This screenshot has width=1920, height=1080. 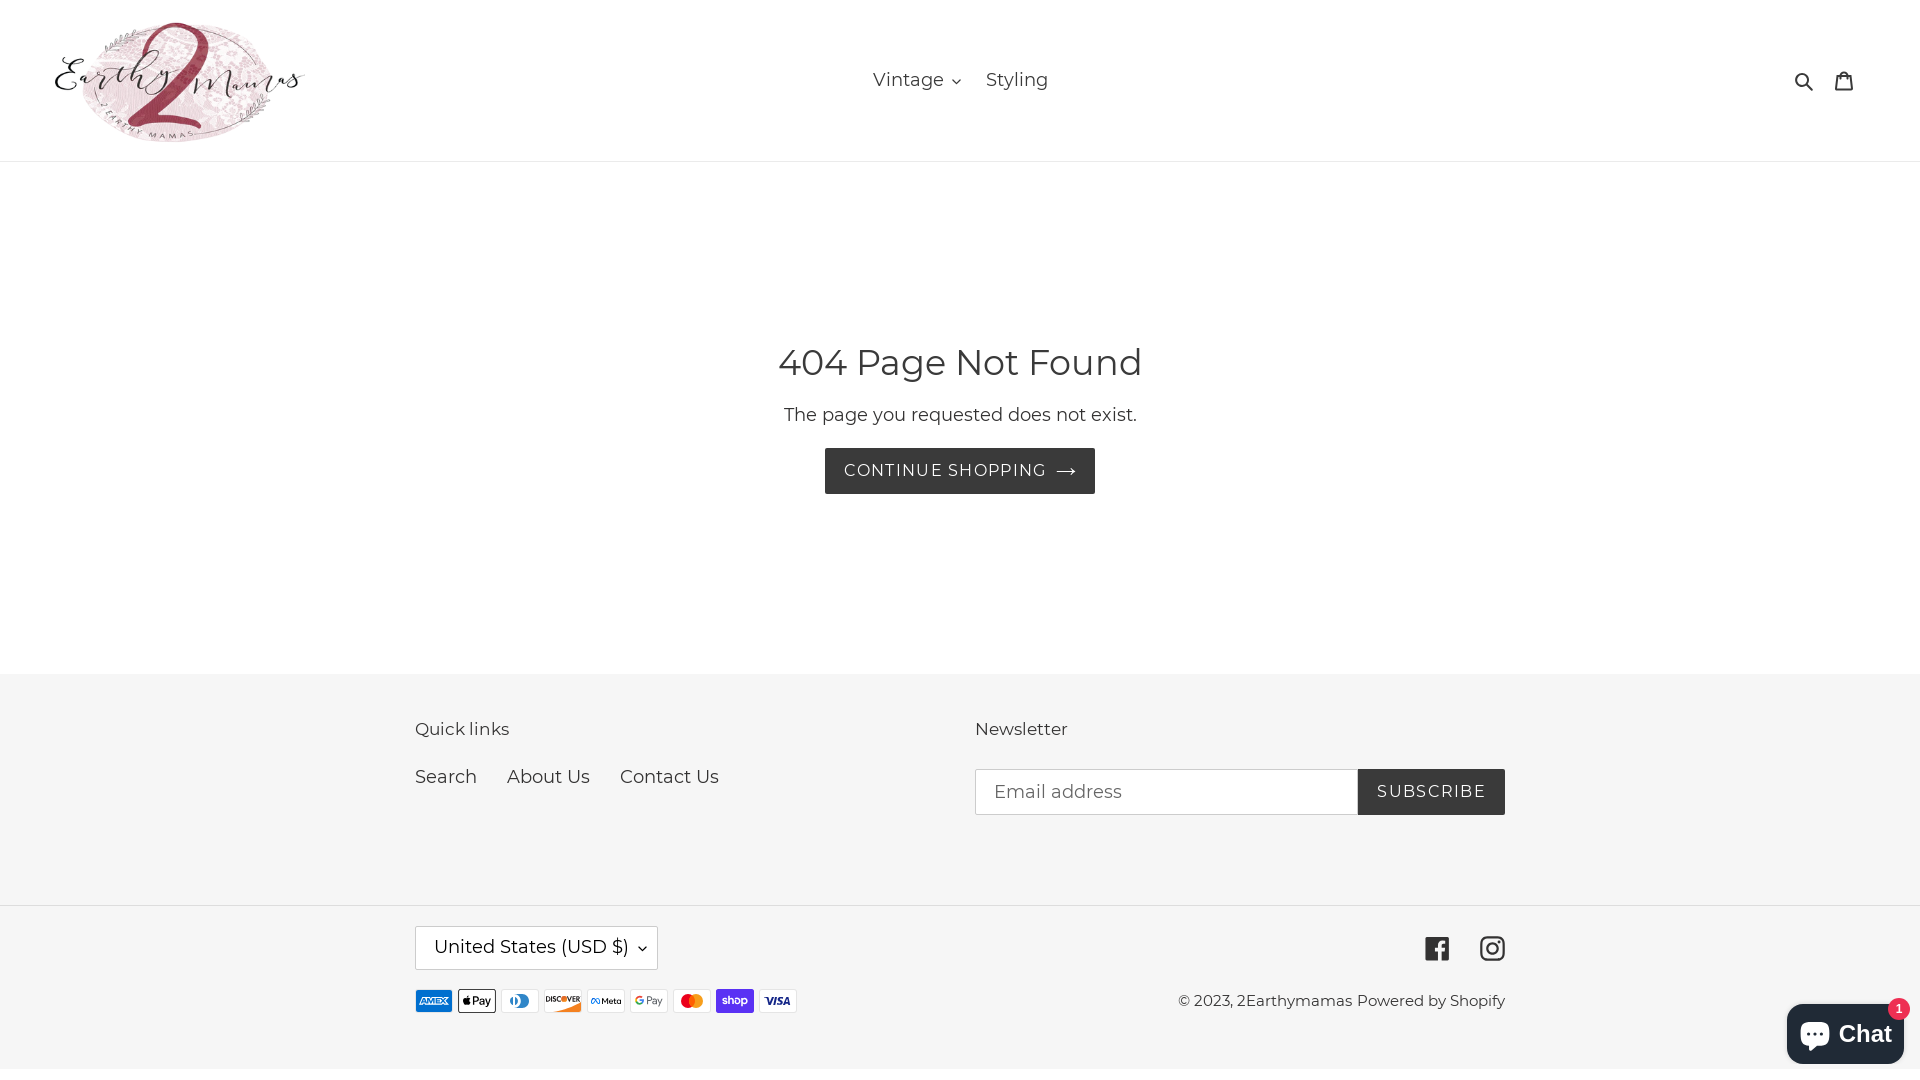 What do you see at coordinates (669, 775) in the screenshot?
I see `'Contact Us'` at bounding box center [669, 775].